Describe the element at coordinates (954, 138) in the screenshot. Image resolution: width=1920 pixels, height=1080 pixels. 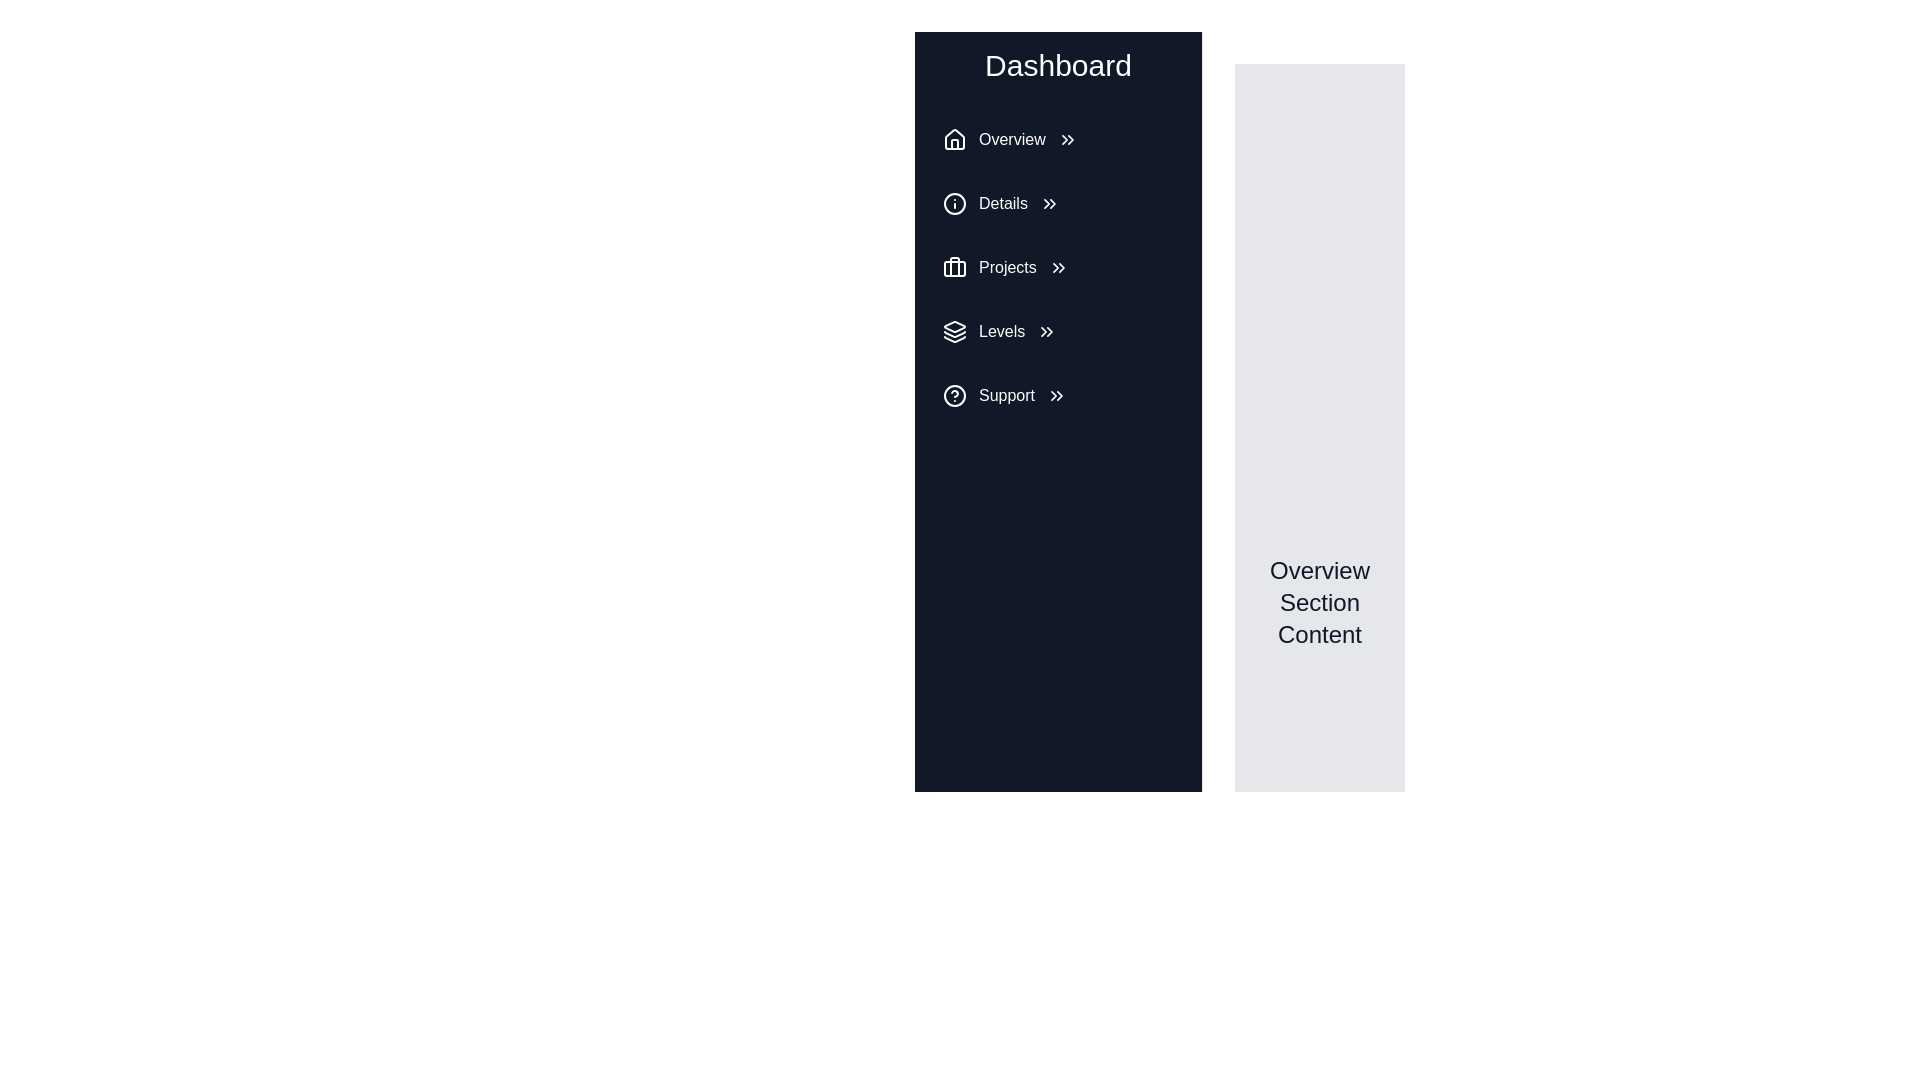
I see `the house-shaped 'Home' icon located in the vertical navigation menu, which is the first icon in the list item labeled 'Overview'` at that location.